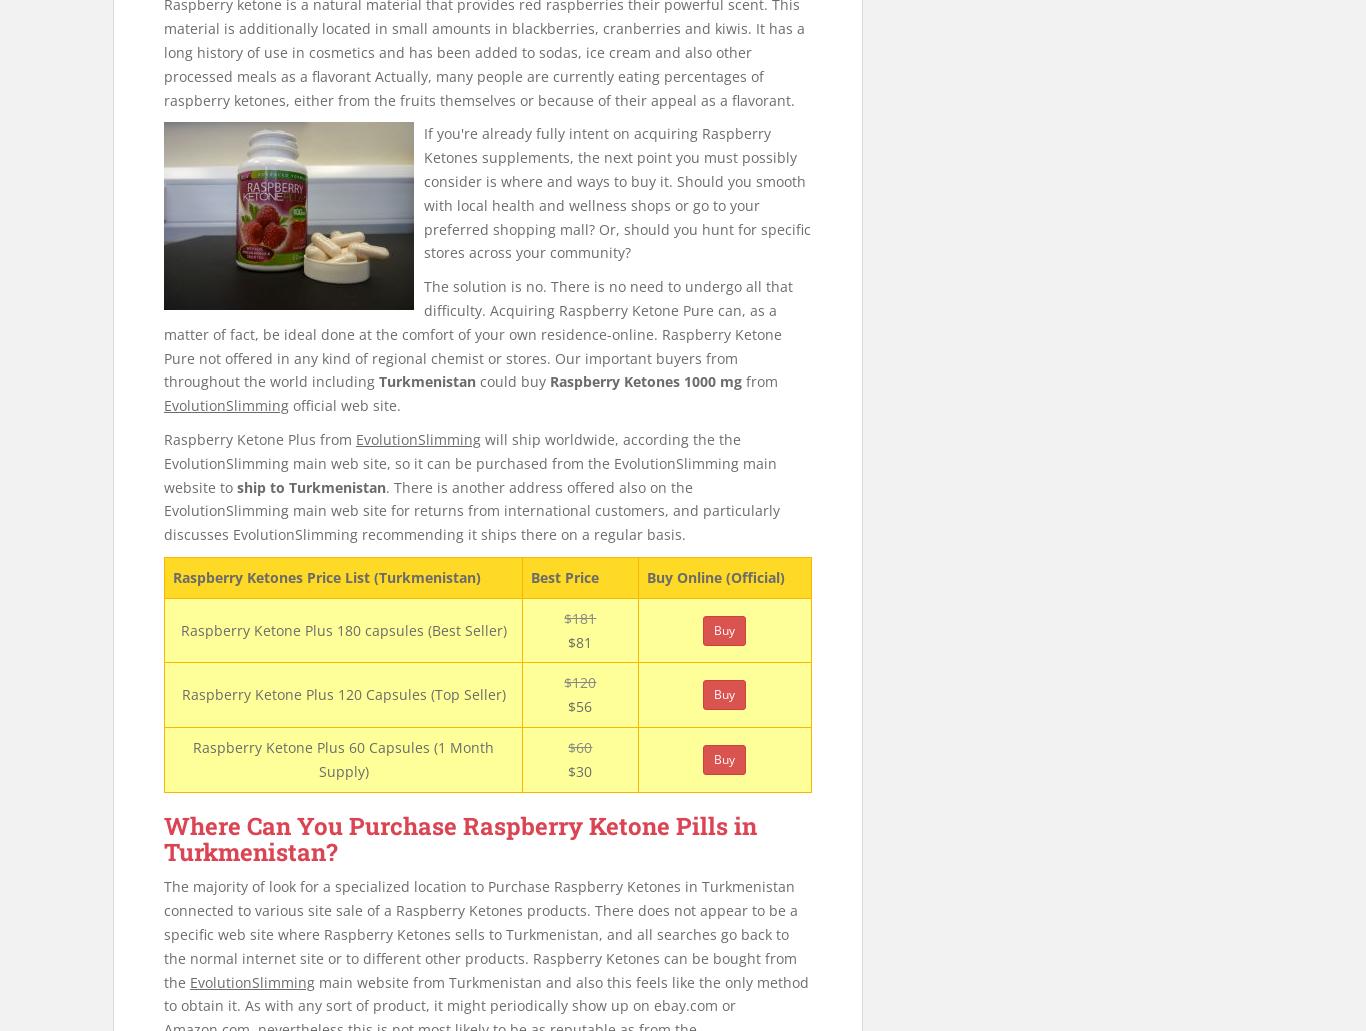  I want to click on 'Raspberry Ketones Price List (Turkmenistan)', so click(327, 575).